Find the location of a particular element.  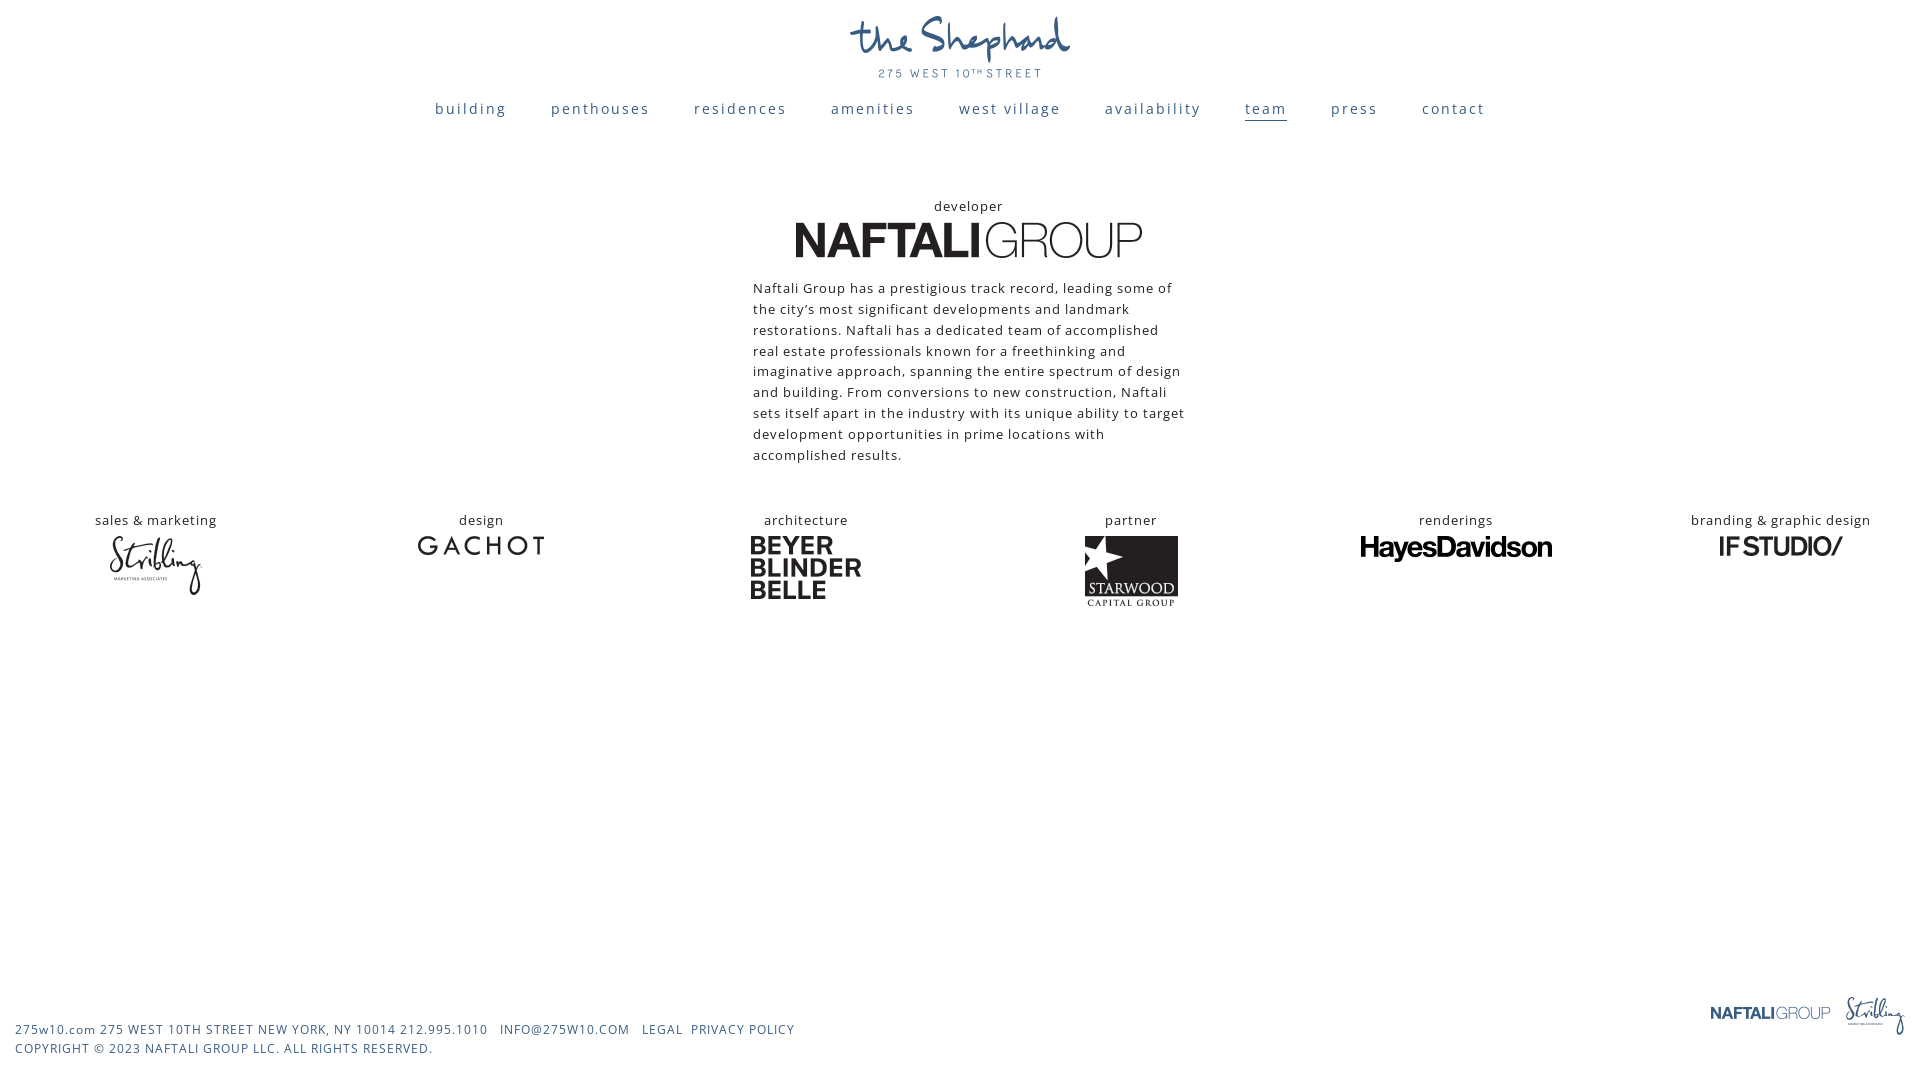

'building' is located at coordinates (469, 108).